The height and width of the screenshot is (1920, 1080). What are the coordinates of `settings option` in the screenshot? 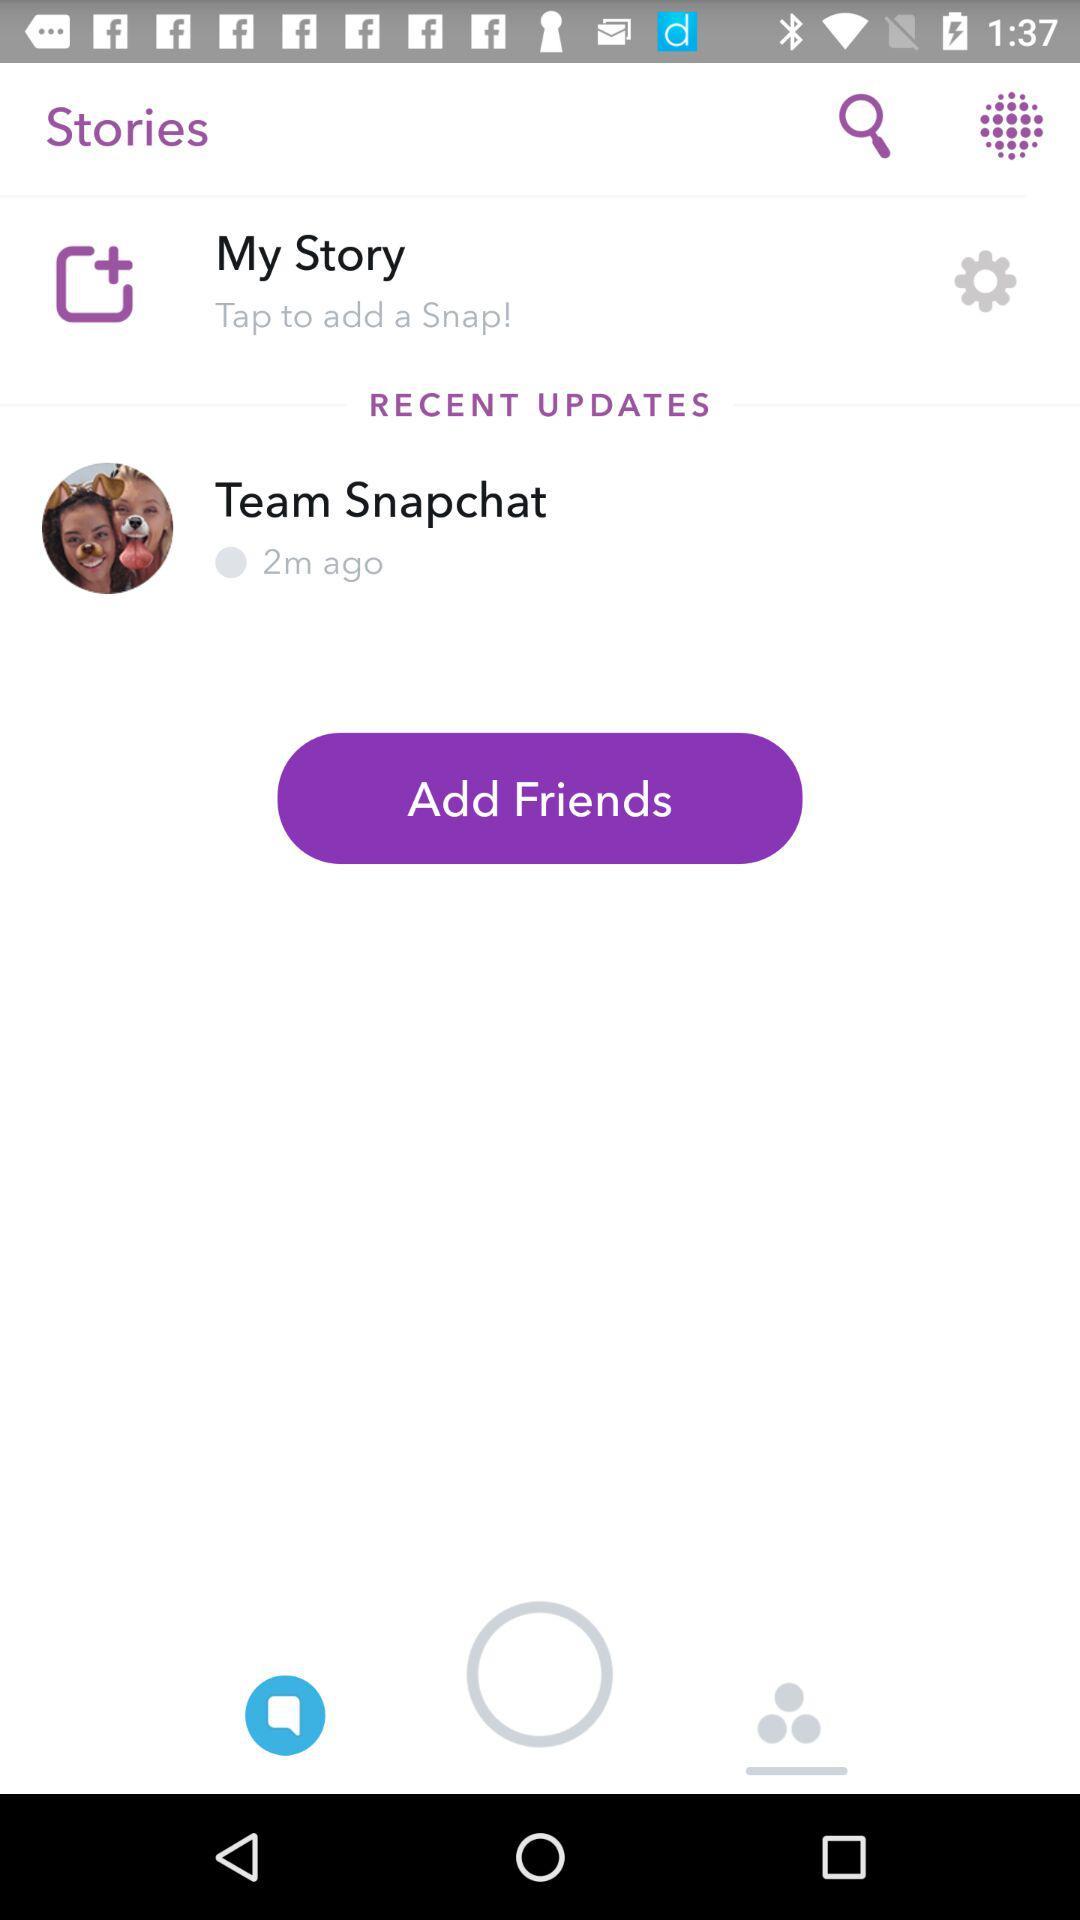 It's located at (984, 280).